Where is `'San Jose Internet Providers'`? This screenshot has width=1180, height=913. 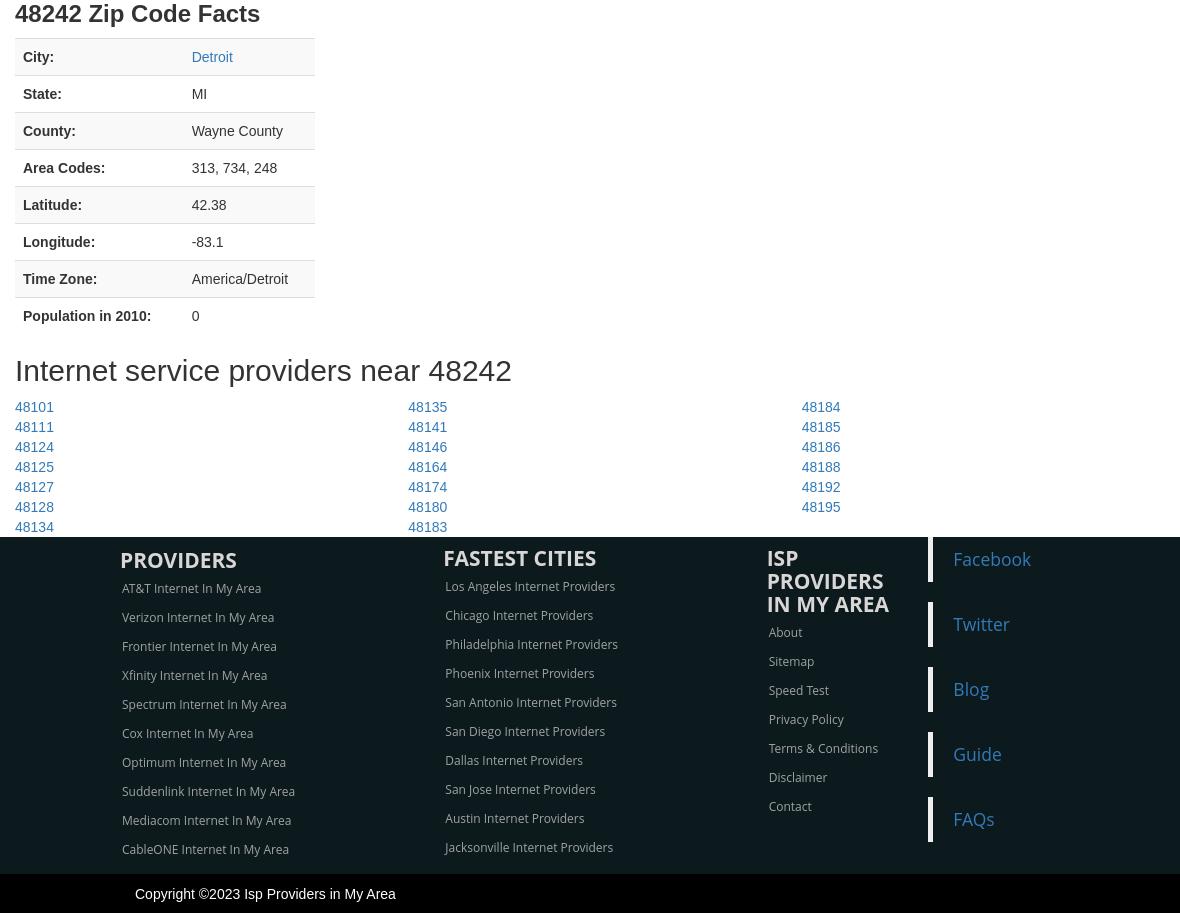 'San Jose Internet Providers' is located at coordinates (520, 788).